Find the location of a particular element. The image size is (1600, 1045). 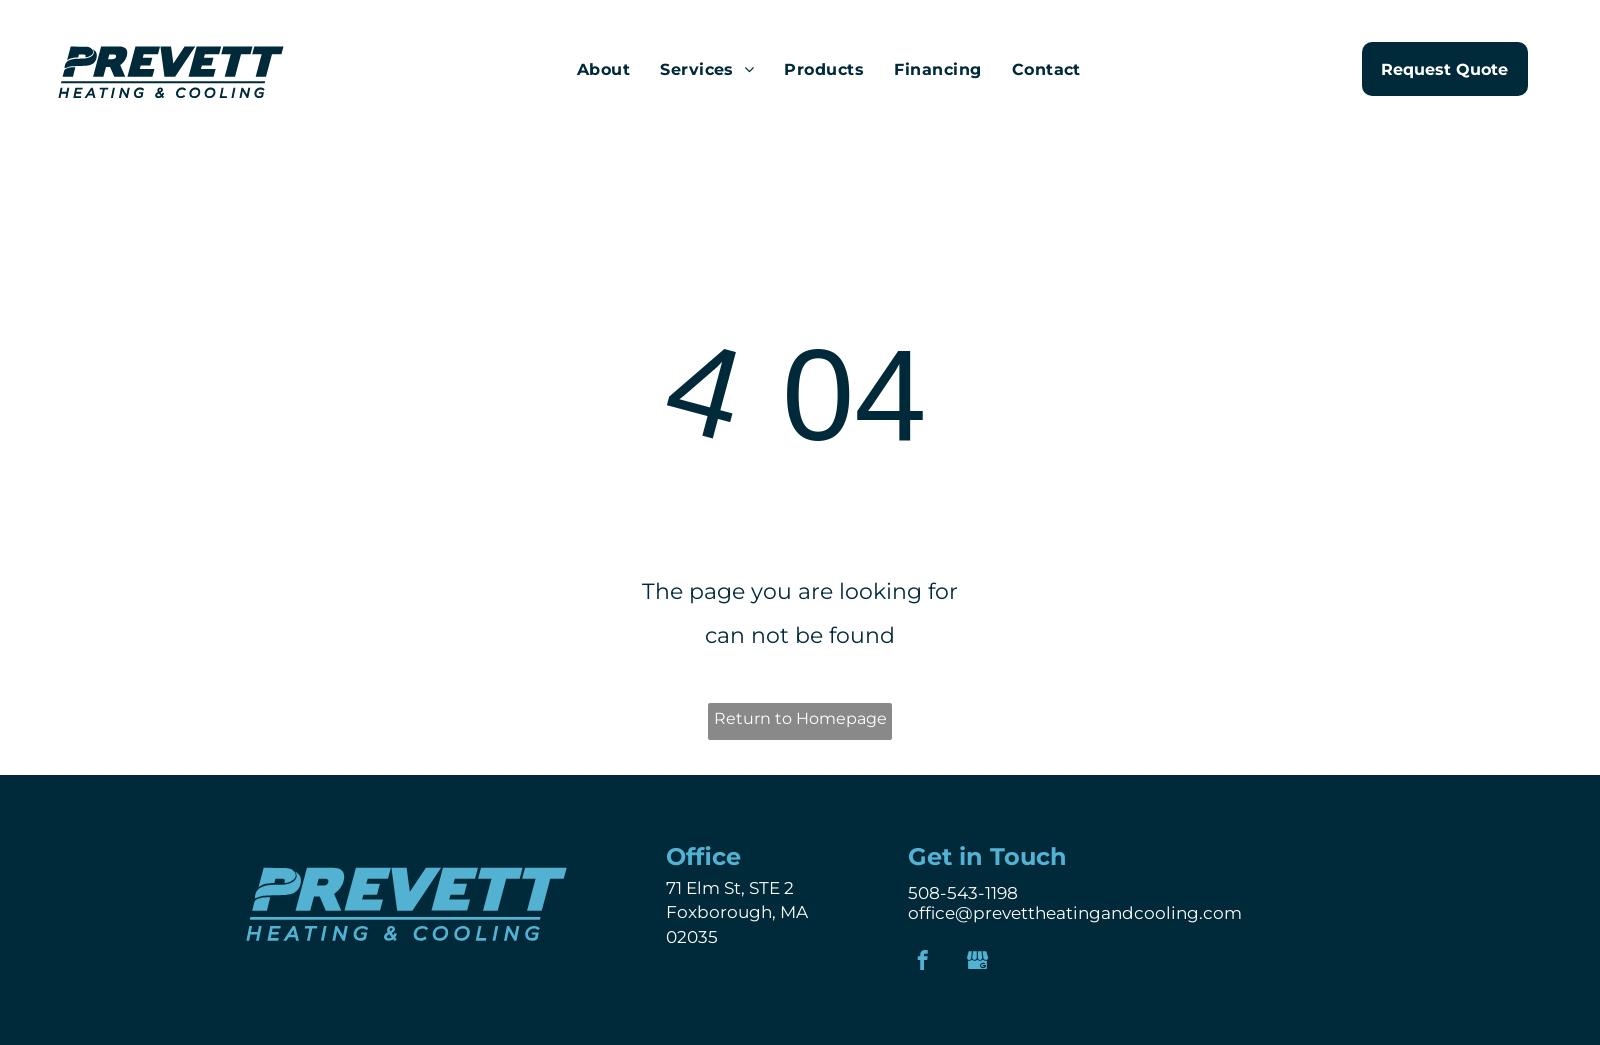

'About' is located at coordinates (603, 69).